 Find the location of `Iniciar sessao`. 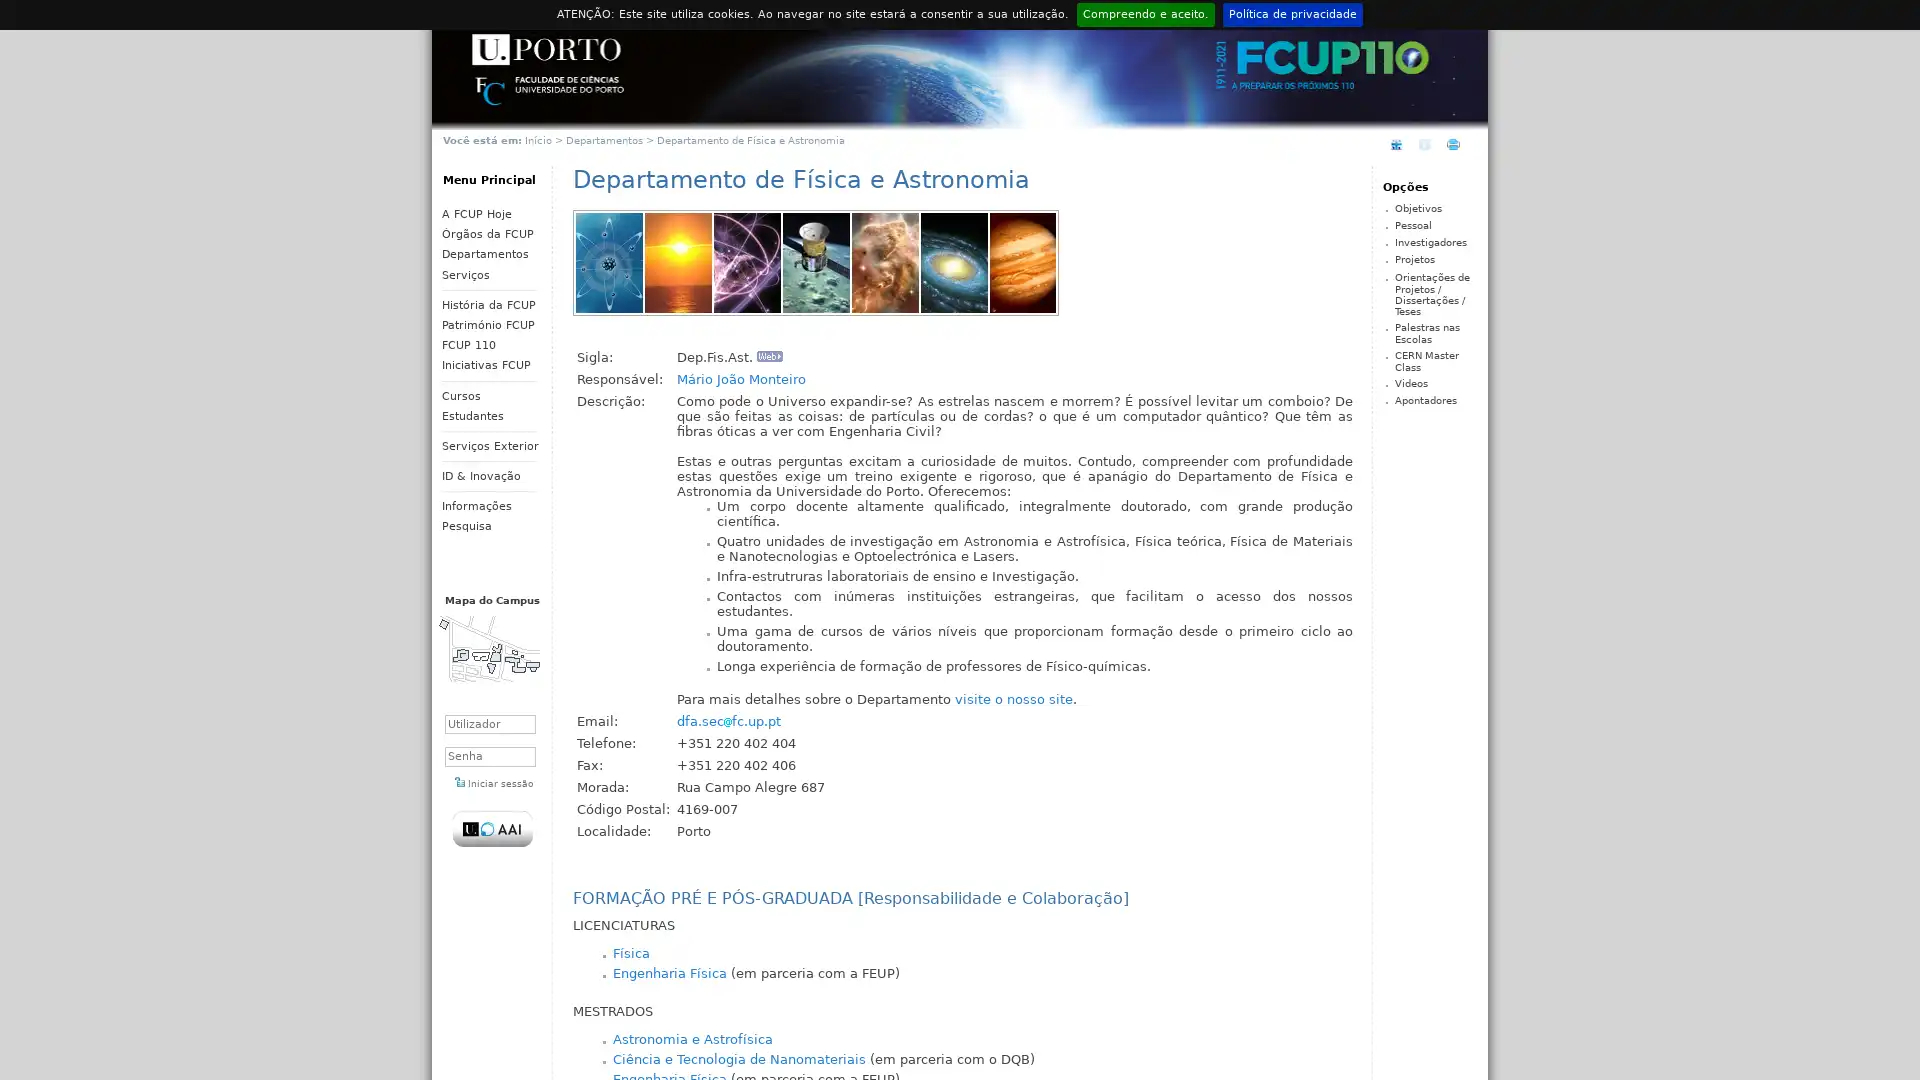

Iniciar sessao is located at coordinates (494, 781).